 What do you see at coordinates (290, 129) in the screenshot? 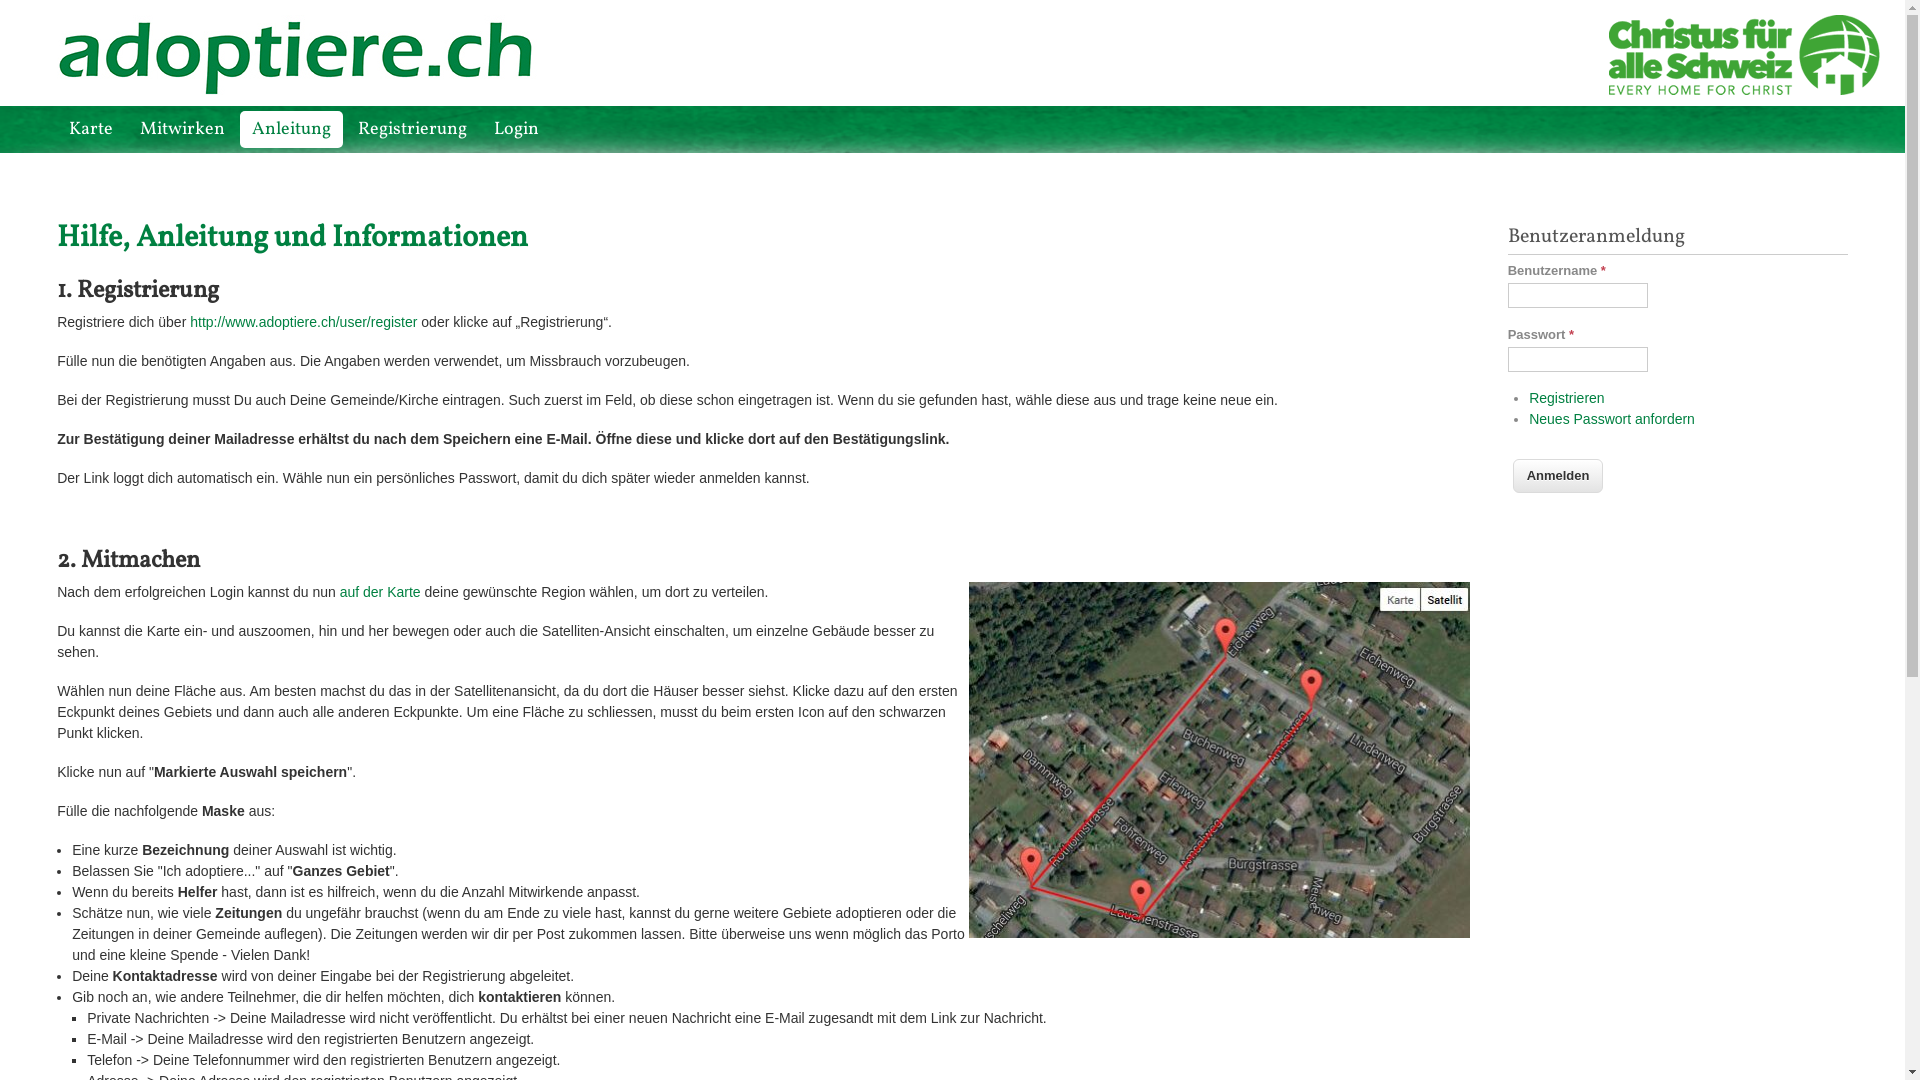
I see `'Anleitung'` at bounding box center [290, 129].